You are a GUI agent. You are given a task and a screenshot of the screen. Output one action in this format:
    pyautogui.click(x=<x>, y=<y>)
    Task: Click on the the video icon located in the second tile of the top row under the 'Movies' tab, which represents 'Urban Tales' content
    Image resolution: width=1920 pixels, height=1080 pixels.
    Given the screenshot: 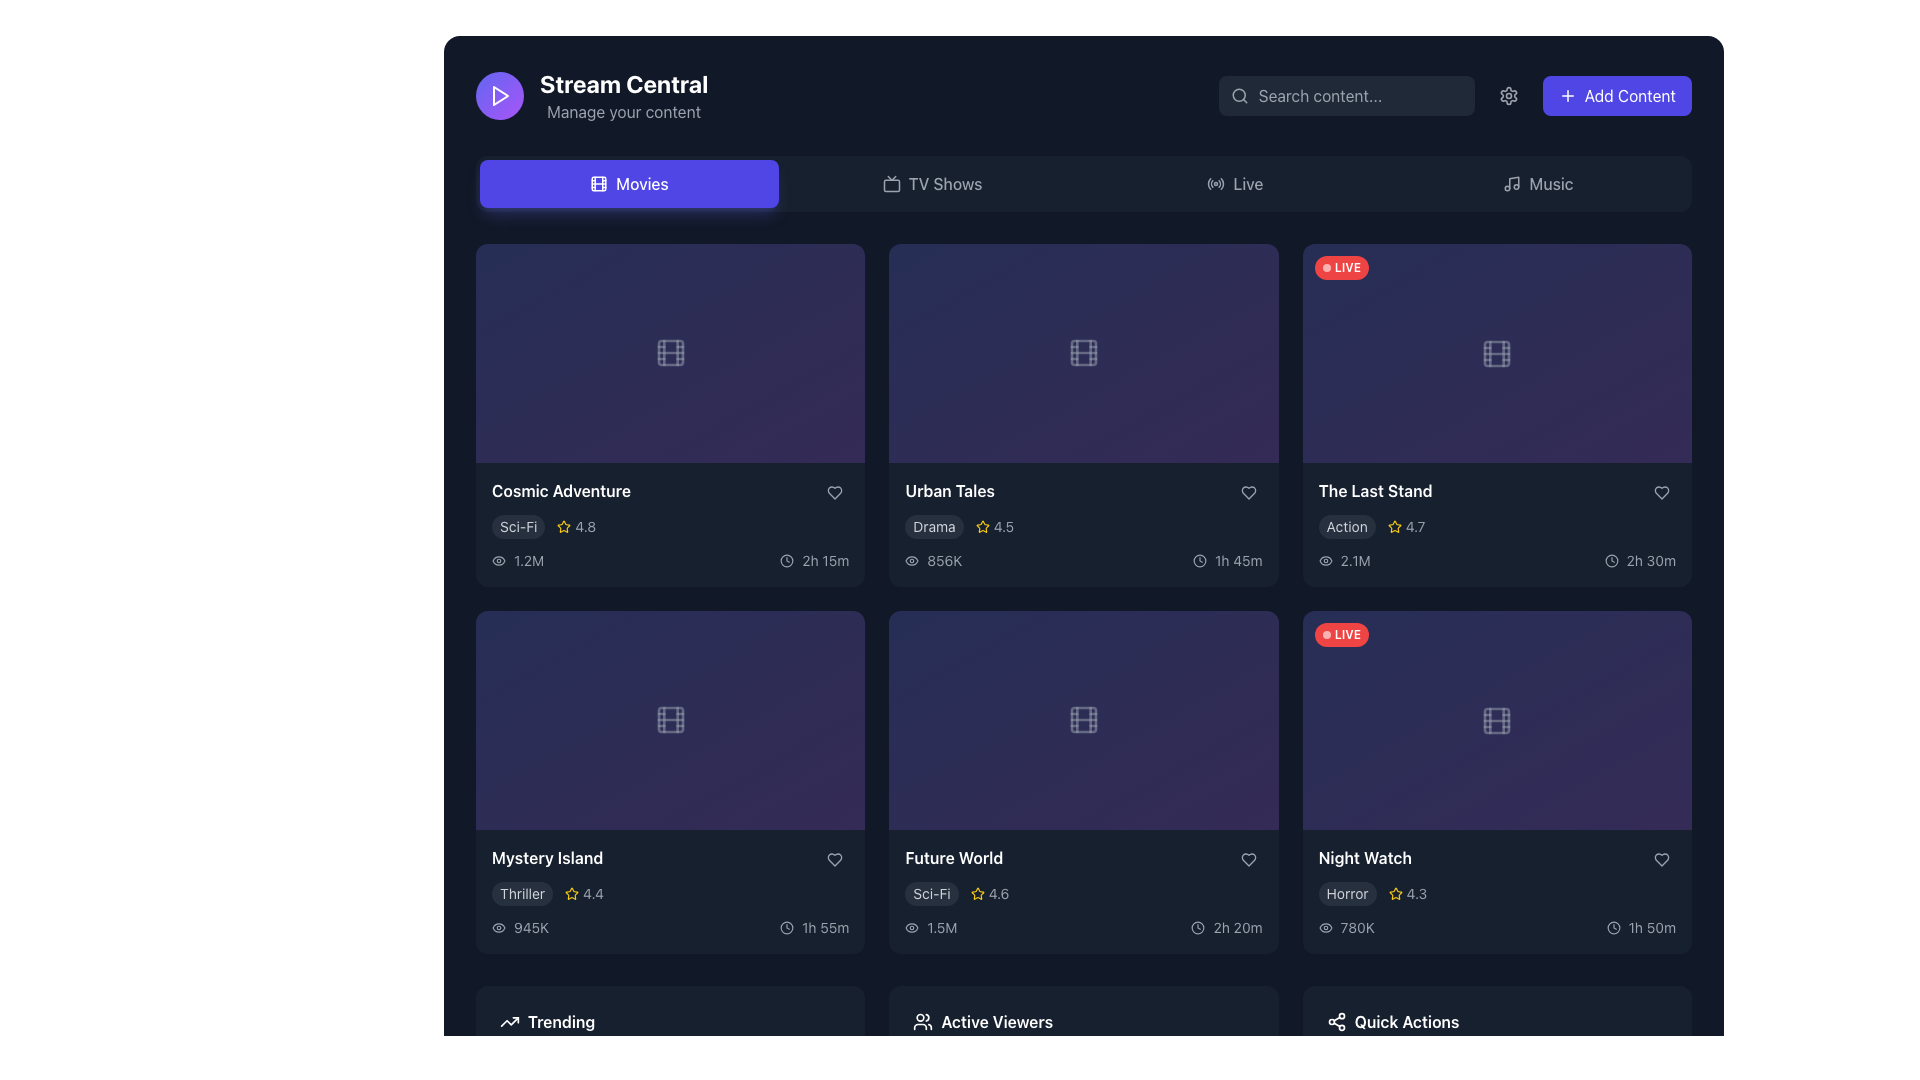 What is the action you would take?
    pyautogui.click(x=1083, y=352)
    